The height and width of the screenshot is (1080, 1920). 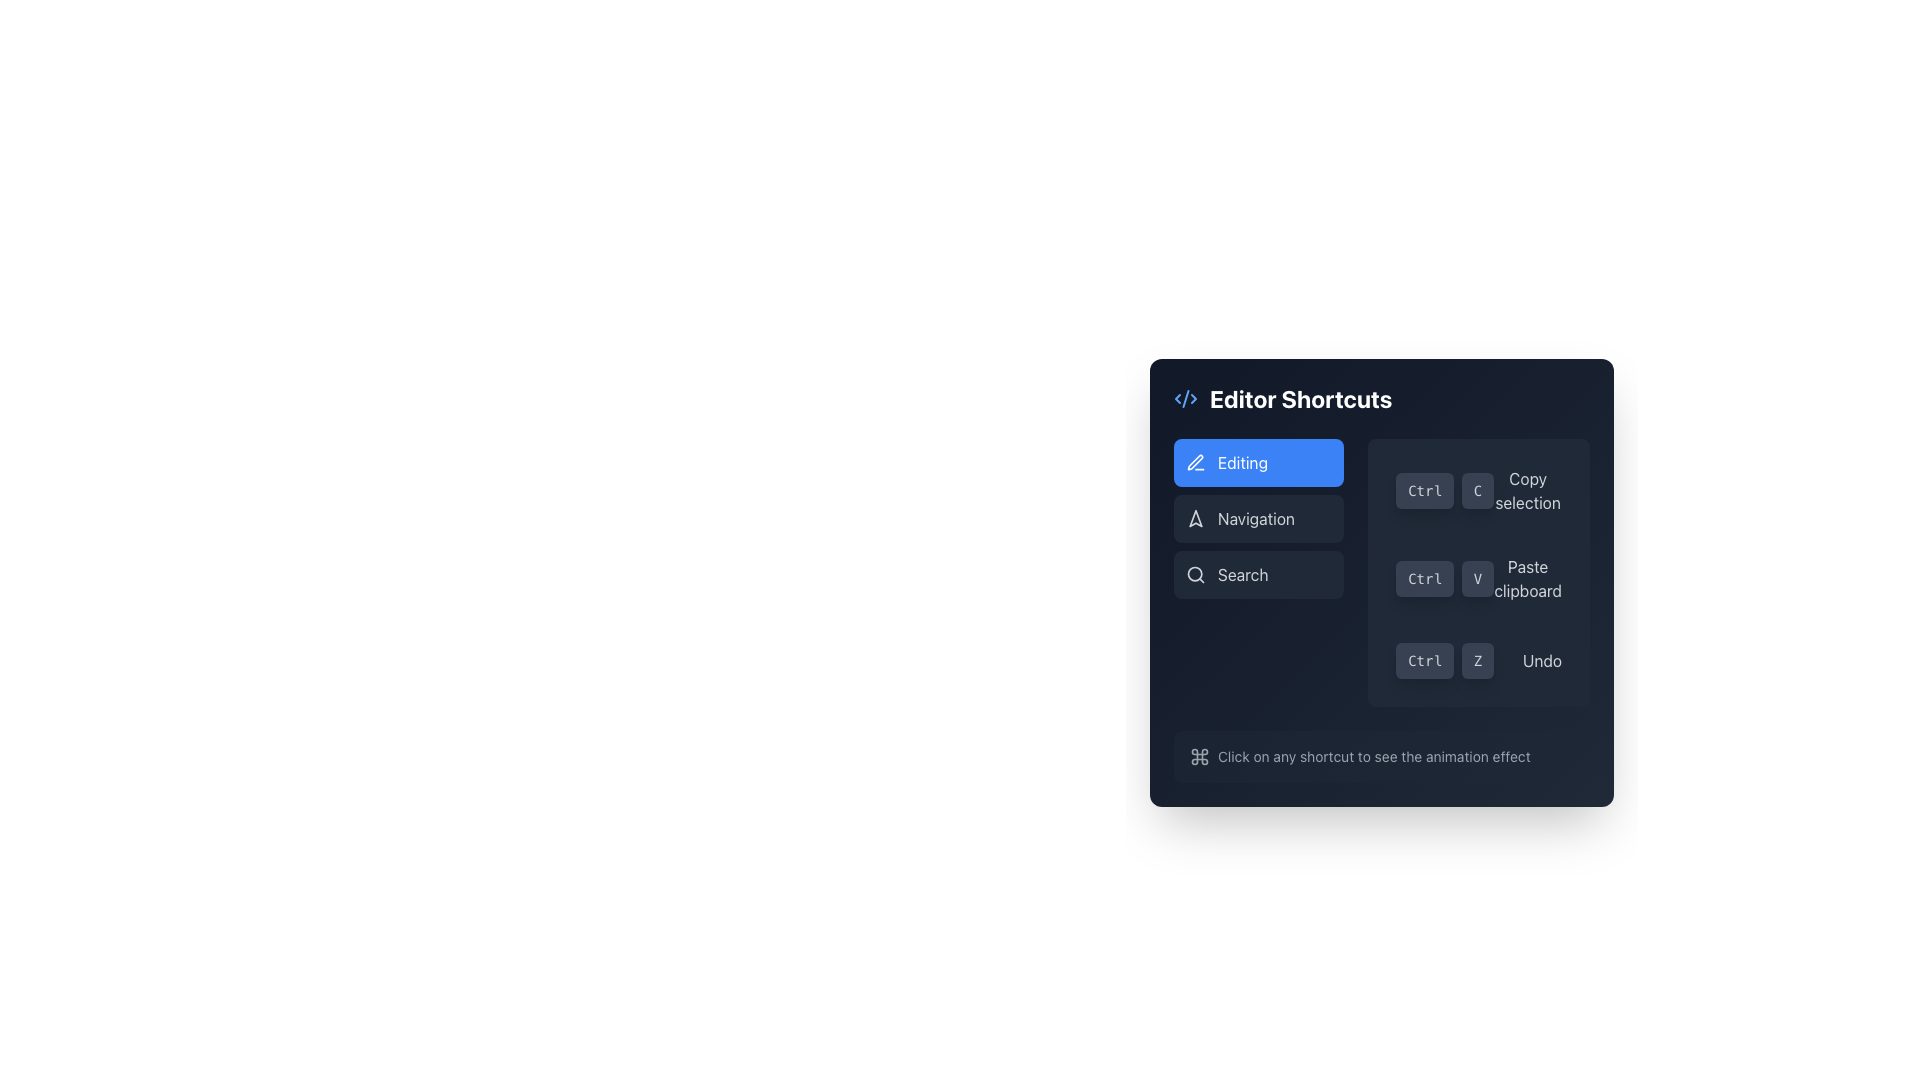 What do you see at coordinates (1195, 462) in the screenshot?
I see `the stylized pen icon located within the circular blue icon in the top-left corner of the 'Editor Shortcuts' panel` at bounding box center [1195, 462].